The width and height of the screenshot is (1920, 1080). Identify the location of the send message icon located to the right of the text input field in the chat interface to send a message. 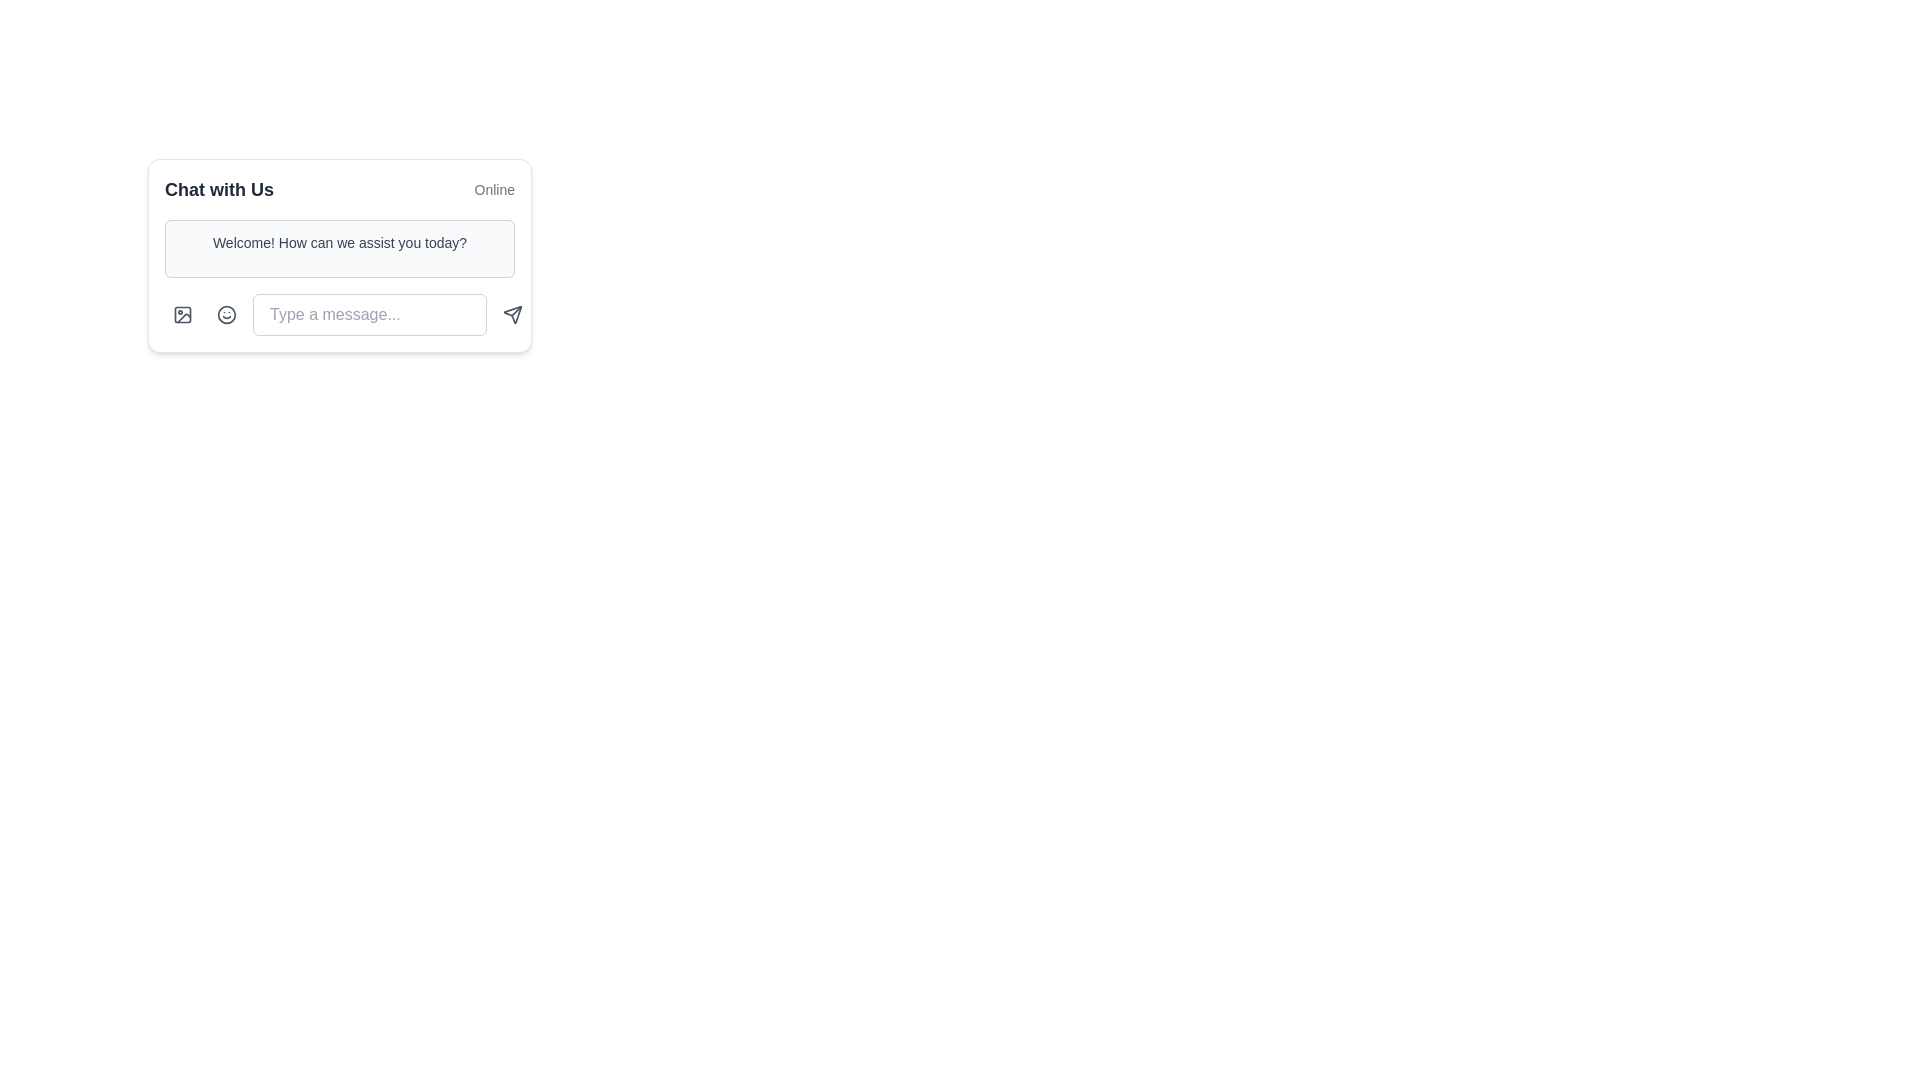
(513, 315).